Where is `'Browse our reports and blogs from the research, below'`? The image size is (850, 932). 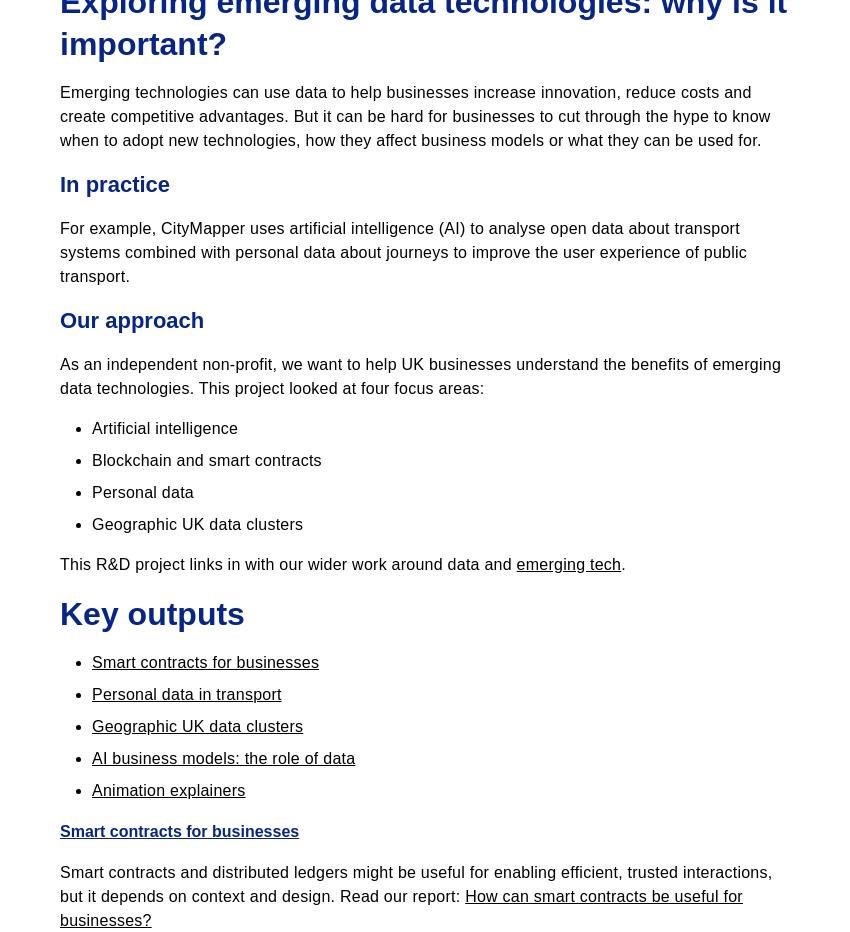
'Browse our reports and blogs from the research, below' is located at coordinates (260, 24).